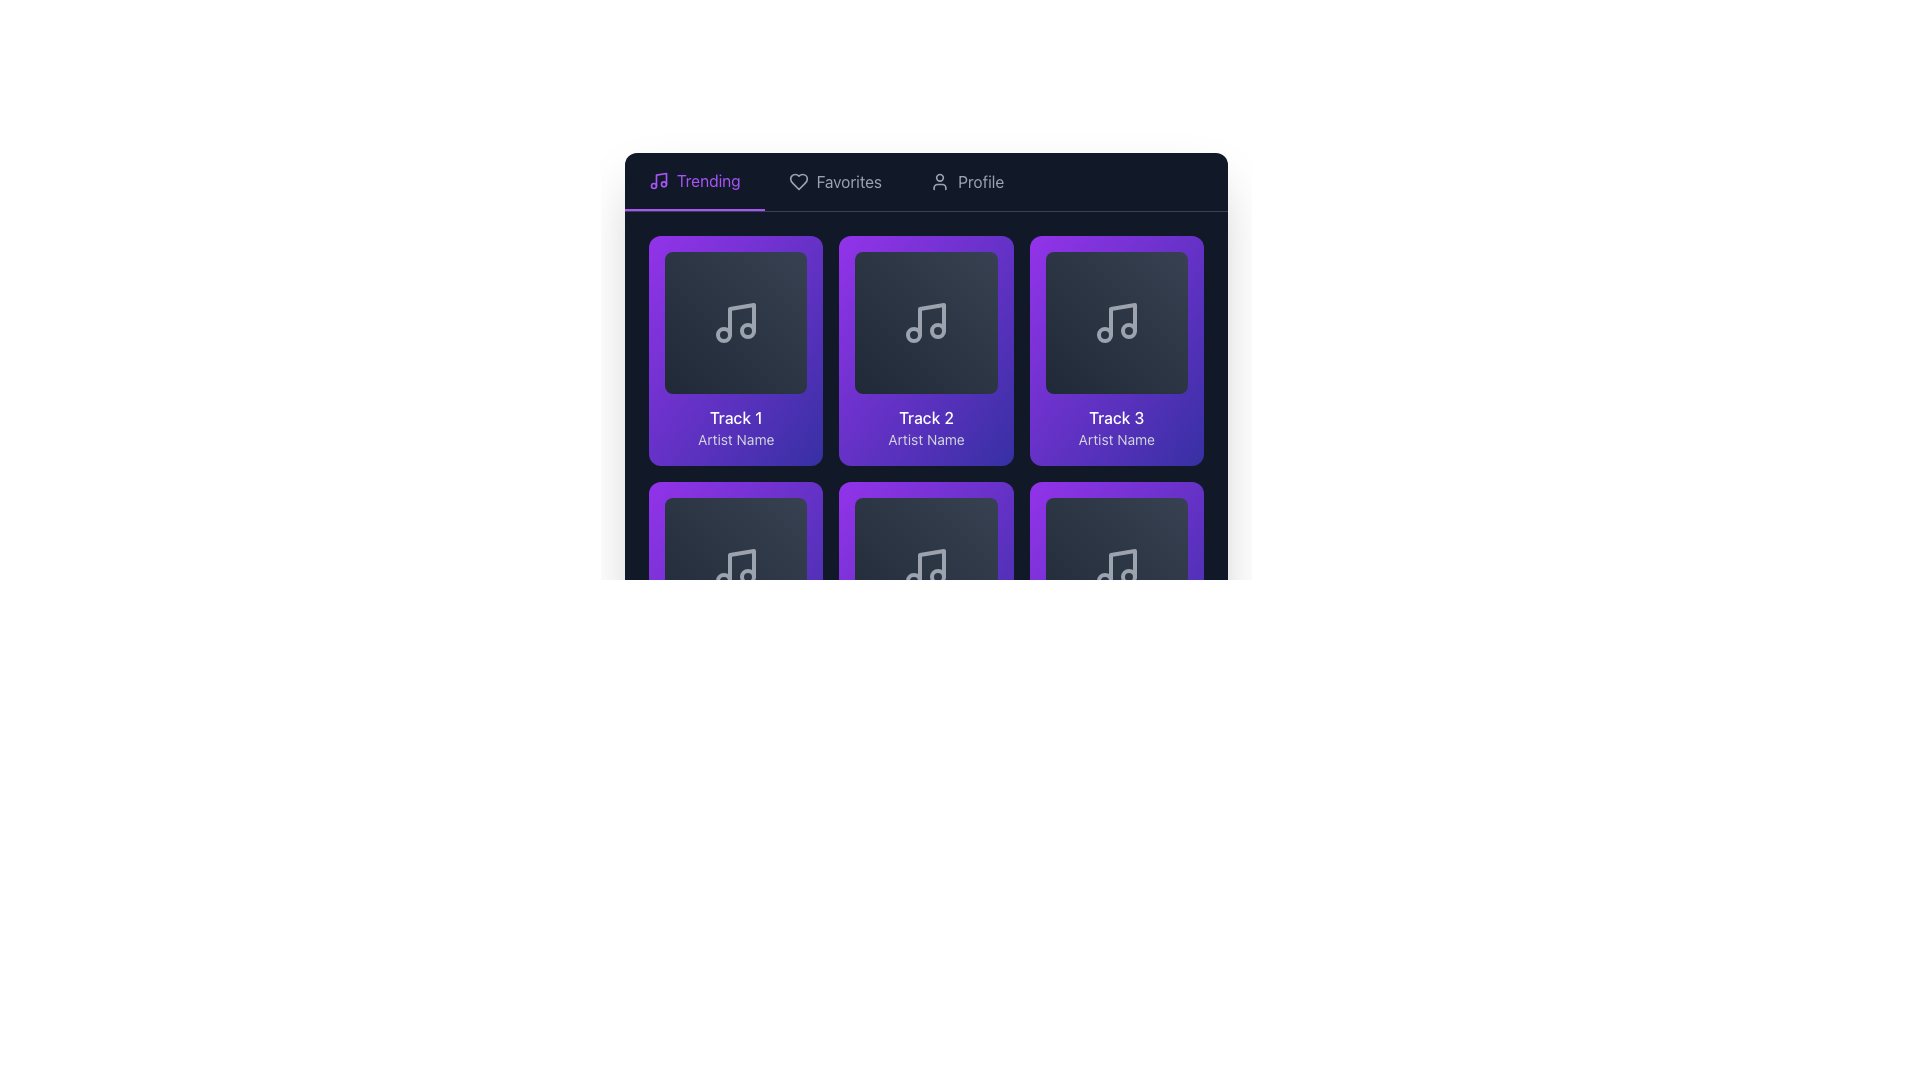 Image resolution: width=1920 pixels, height=1080 pixels. Describe the element at coordinates (835, 181) in the screenshot. I see `the Favorites button in the navigation bar, which is the second item located between 'Trending' and 'Profile'` at that location.